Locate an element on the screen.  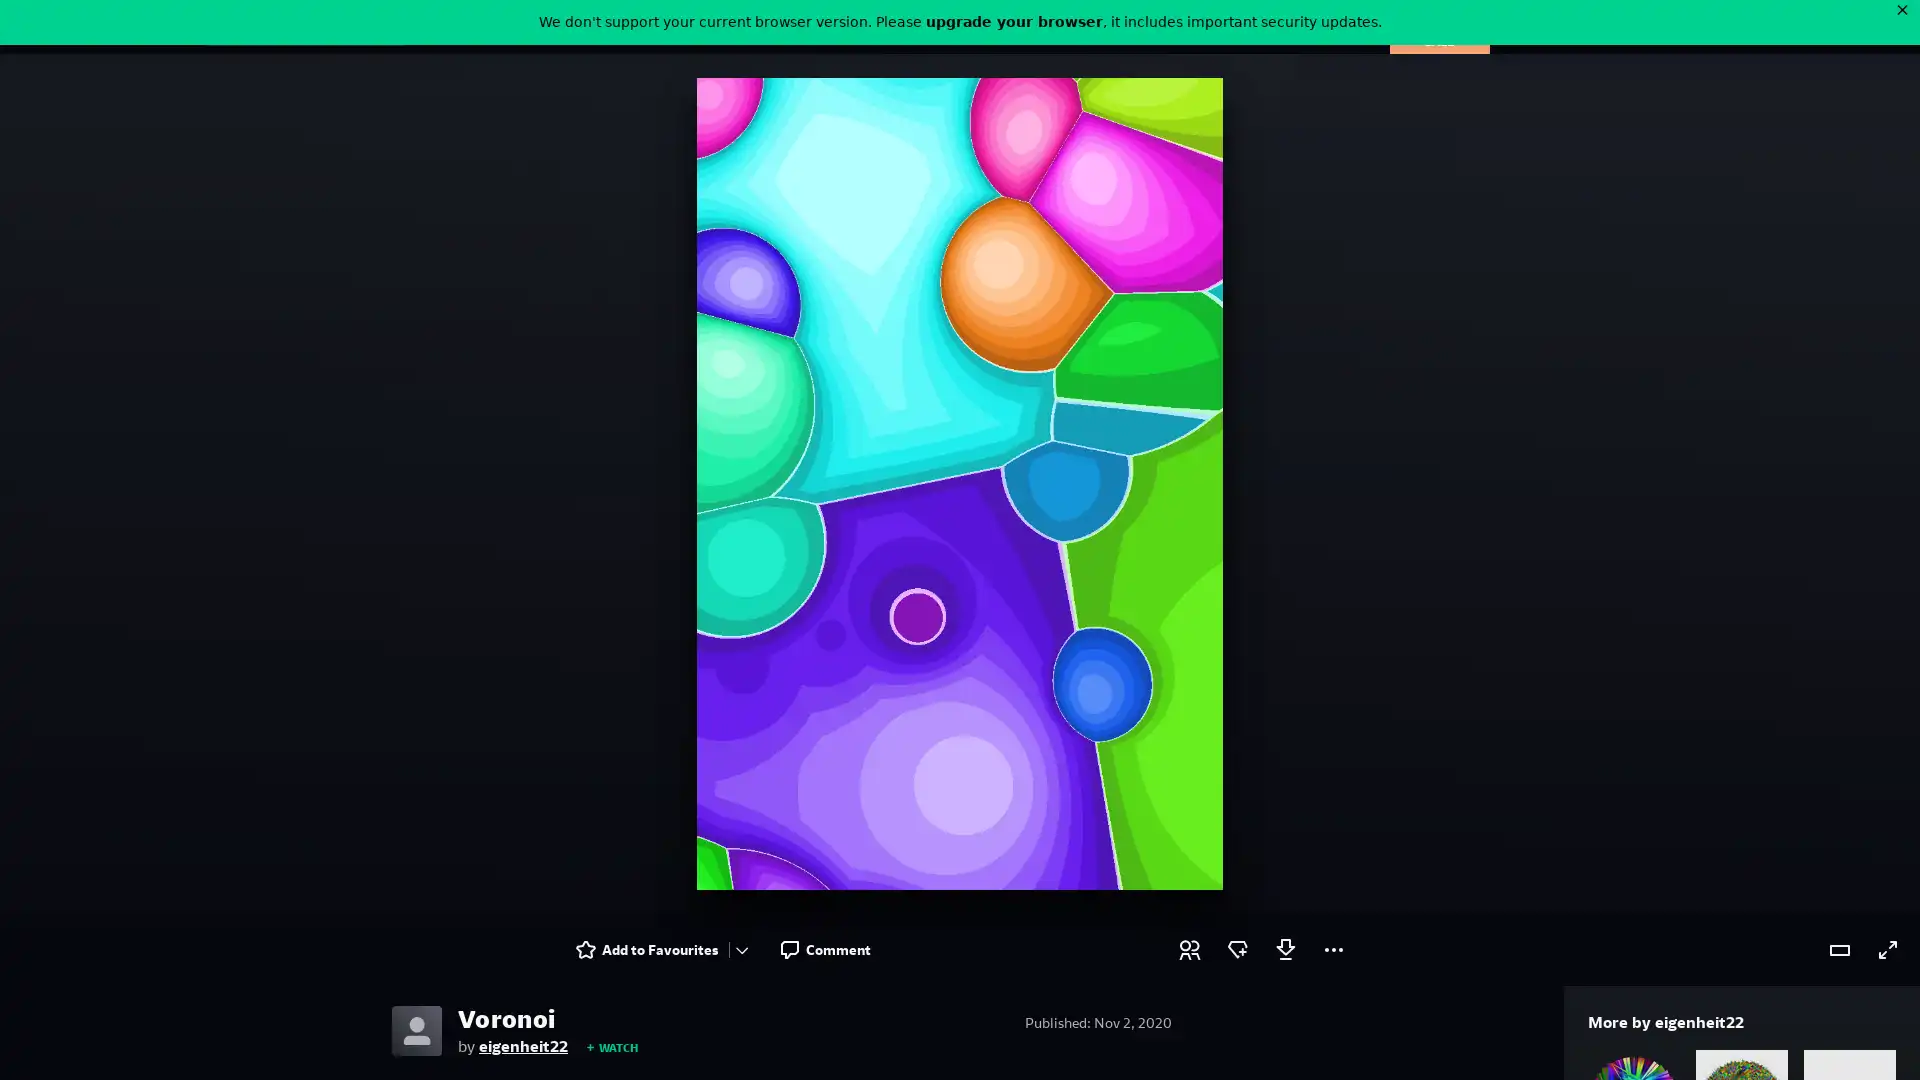
Award a badge is located at coordinates (1059, 948).